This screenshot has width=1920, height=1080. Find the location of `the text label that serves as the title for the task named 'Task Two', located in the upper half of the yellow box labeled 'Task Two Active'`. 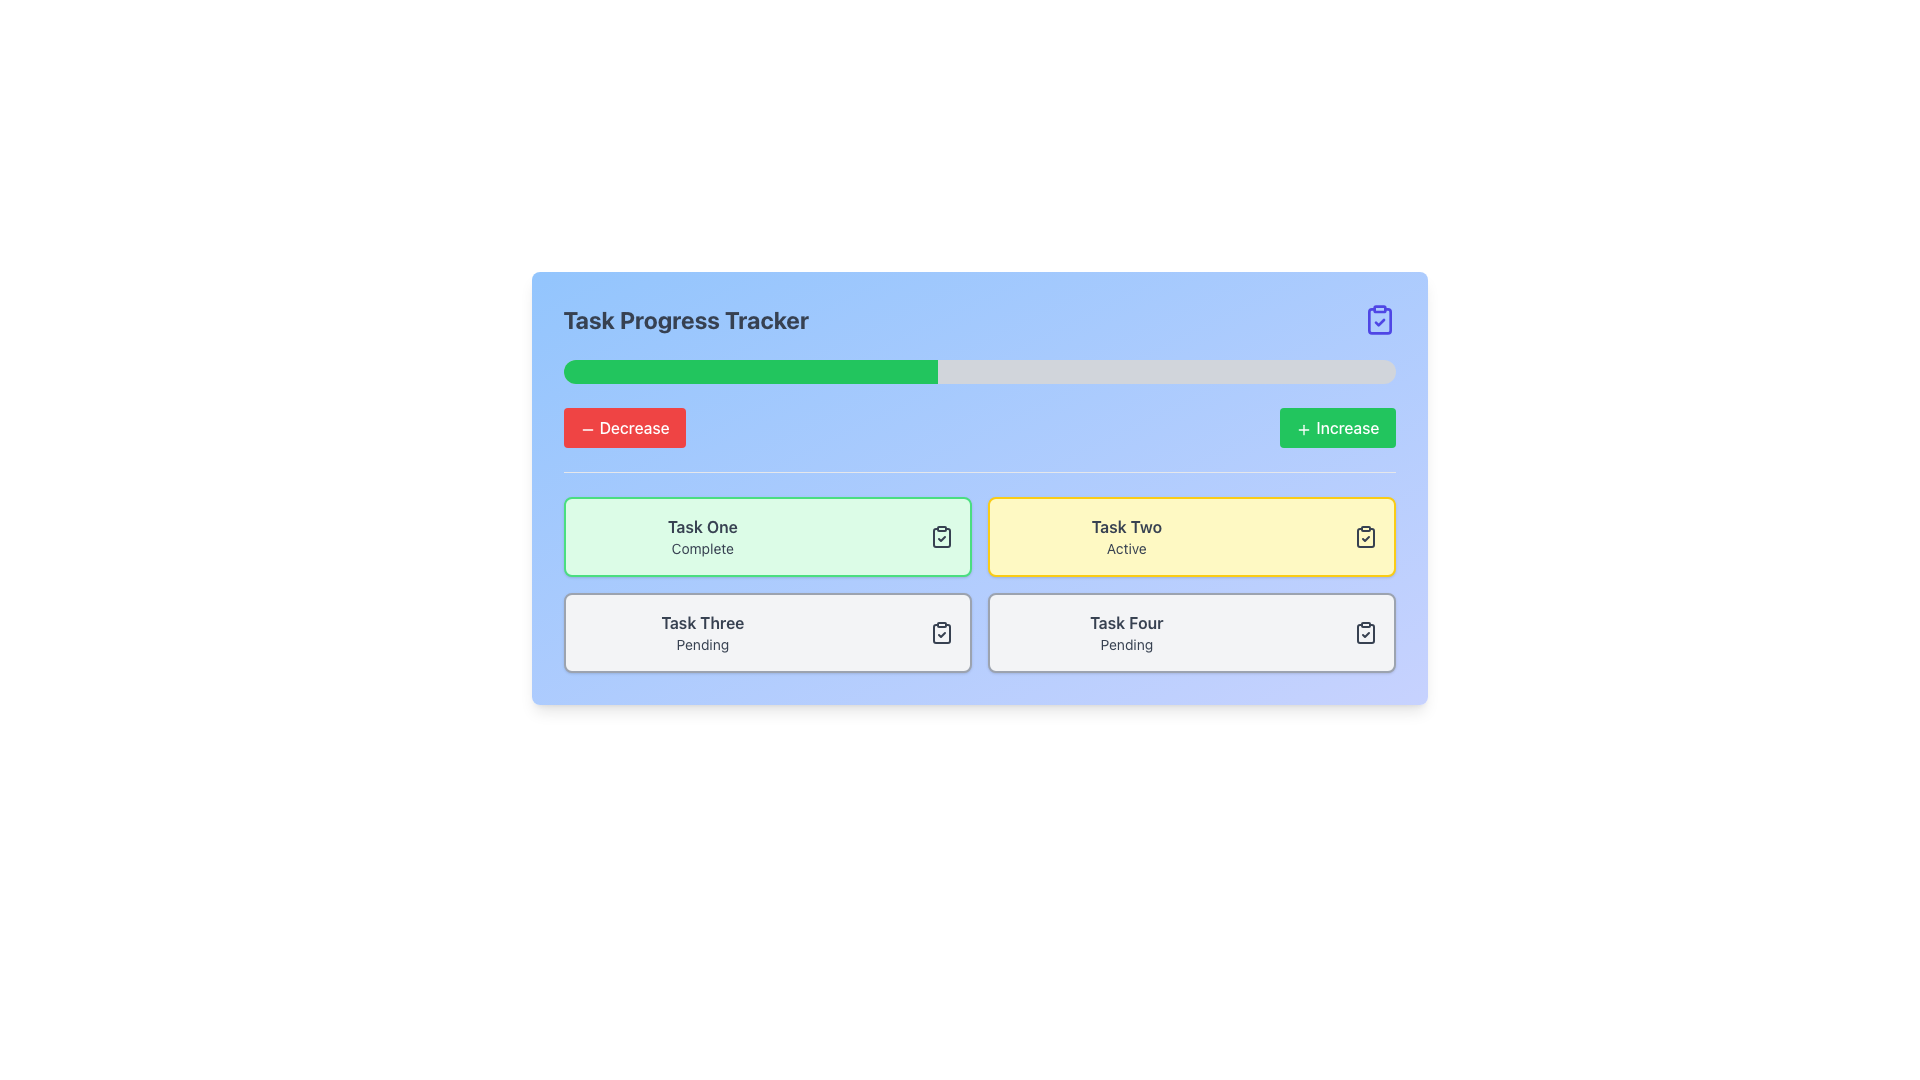

the text label that serves as the title for the task named 'Task Two', located in the upper half of the yellow box labeled 'Task Two Active' is located at coordinates (1126, 526).